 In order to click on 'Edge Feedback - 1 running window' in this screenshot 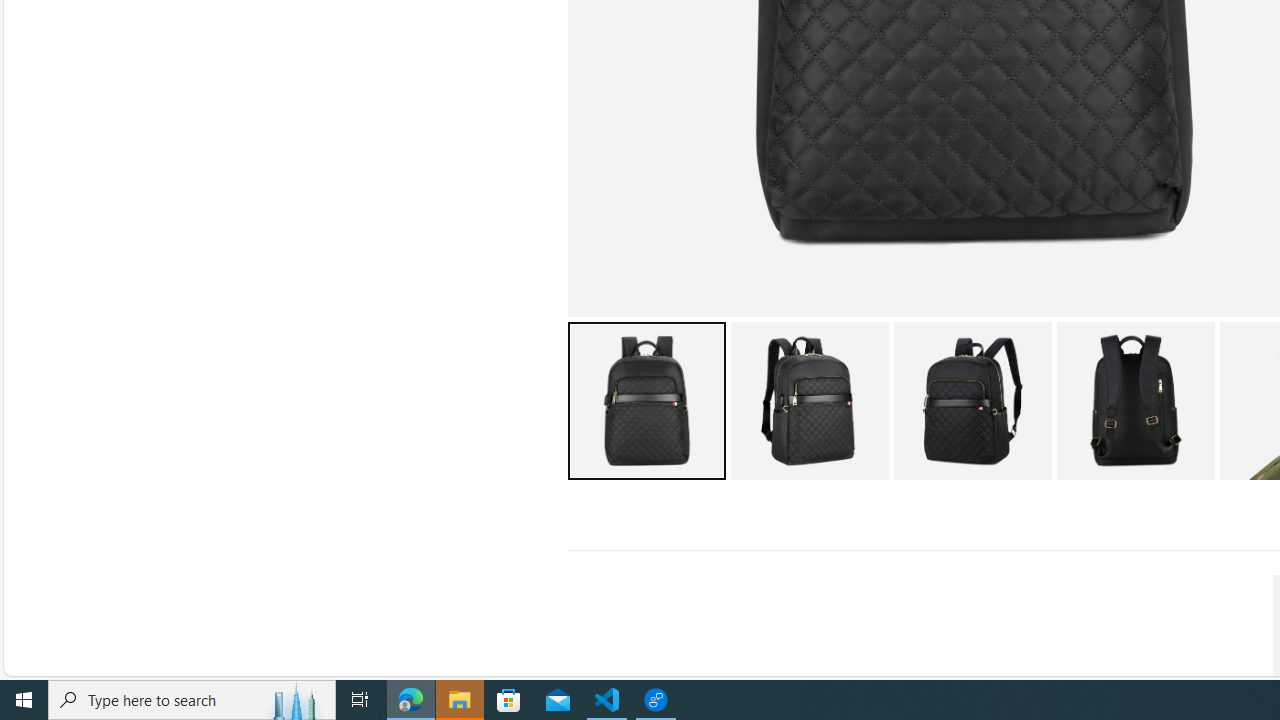, I will do `click(656, 698)`.